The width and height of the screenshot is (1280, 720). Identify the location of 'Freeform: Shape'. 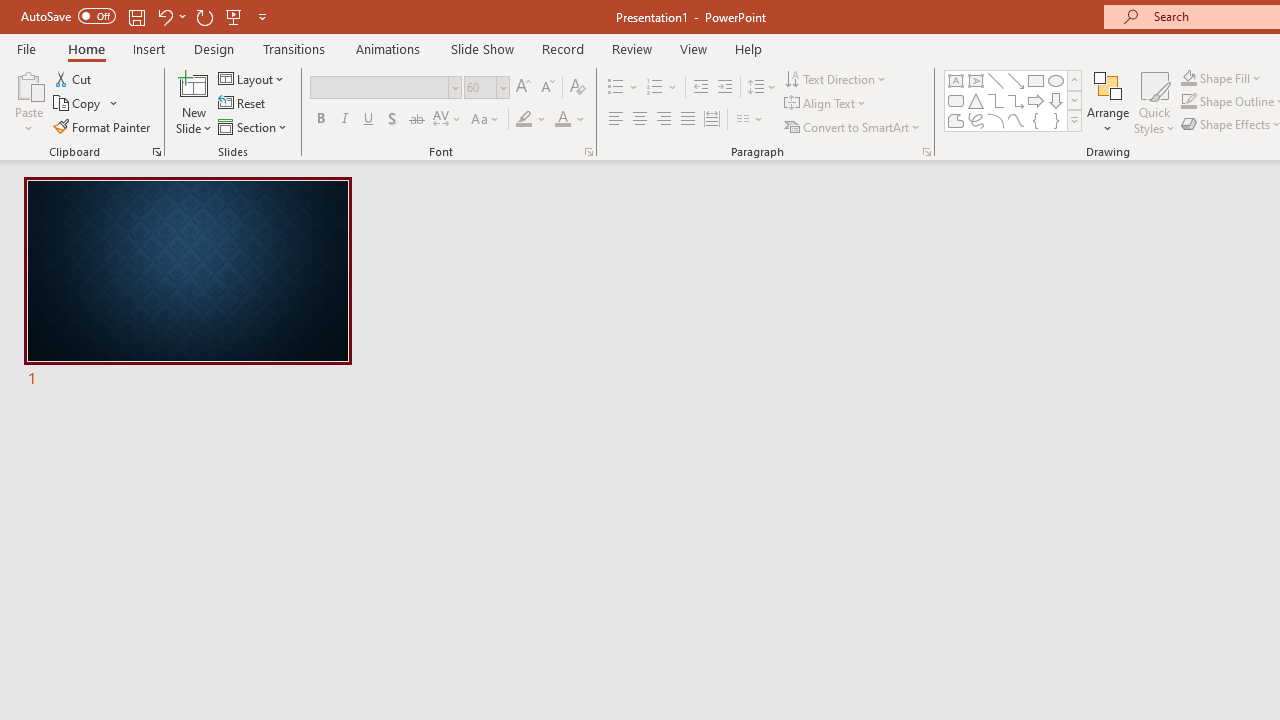
(955, 120).